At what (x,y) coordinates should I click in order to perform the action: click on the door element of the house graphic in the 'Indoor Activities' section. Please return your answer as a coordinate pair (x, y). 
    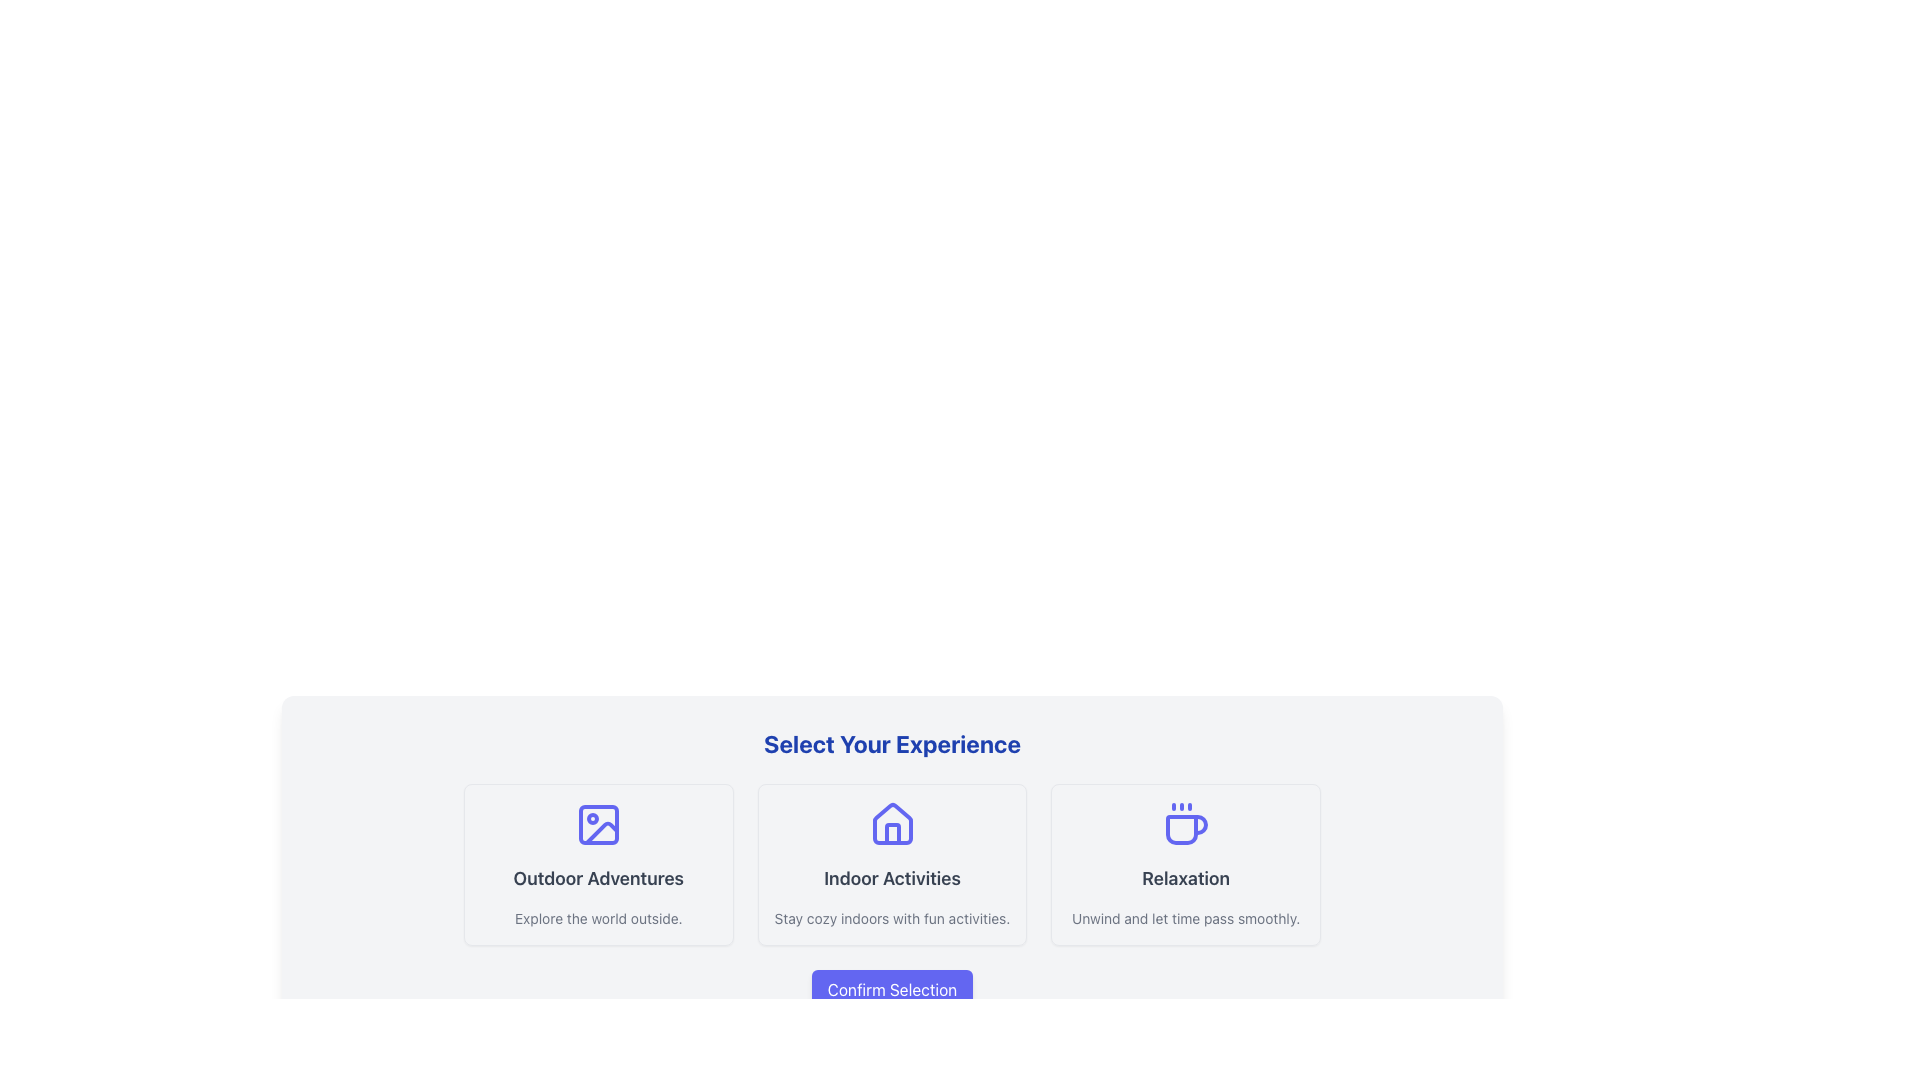
    Looking at the image, I should click on (891, 833).